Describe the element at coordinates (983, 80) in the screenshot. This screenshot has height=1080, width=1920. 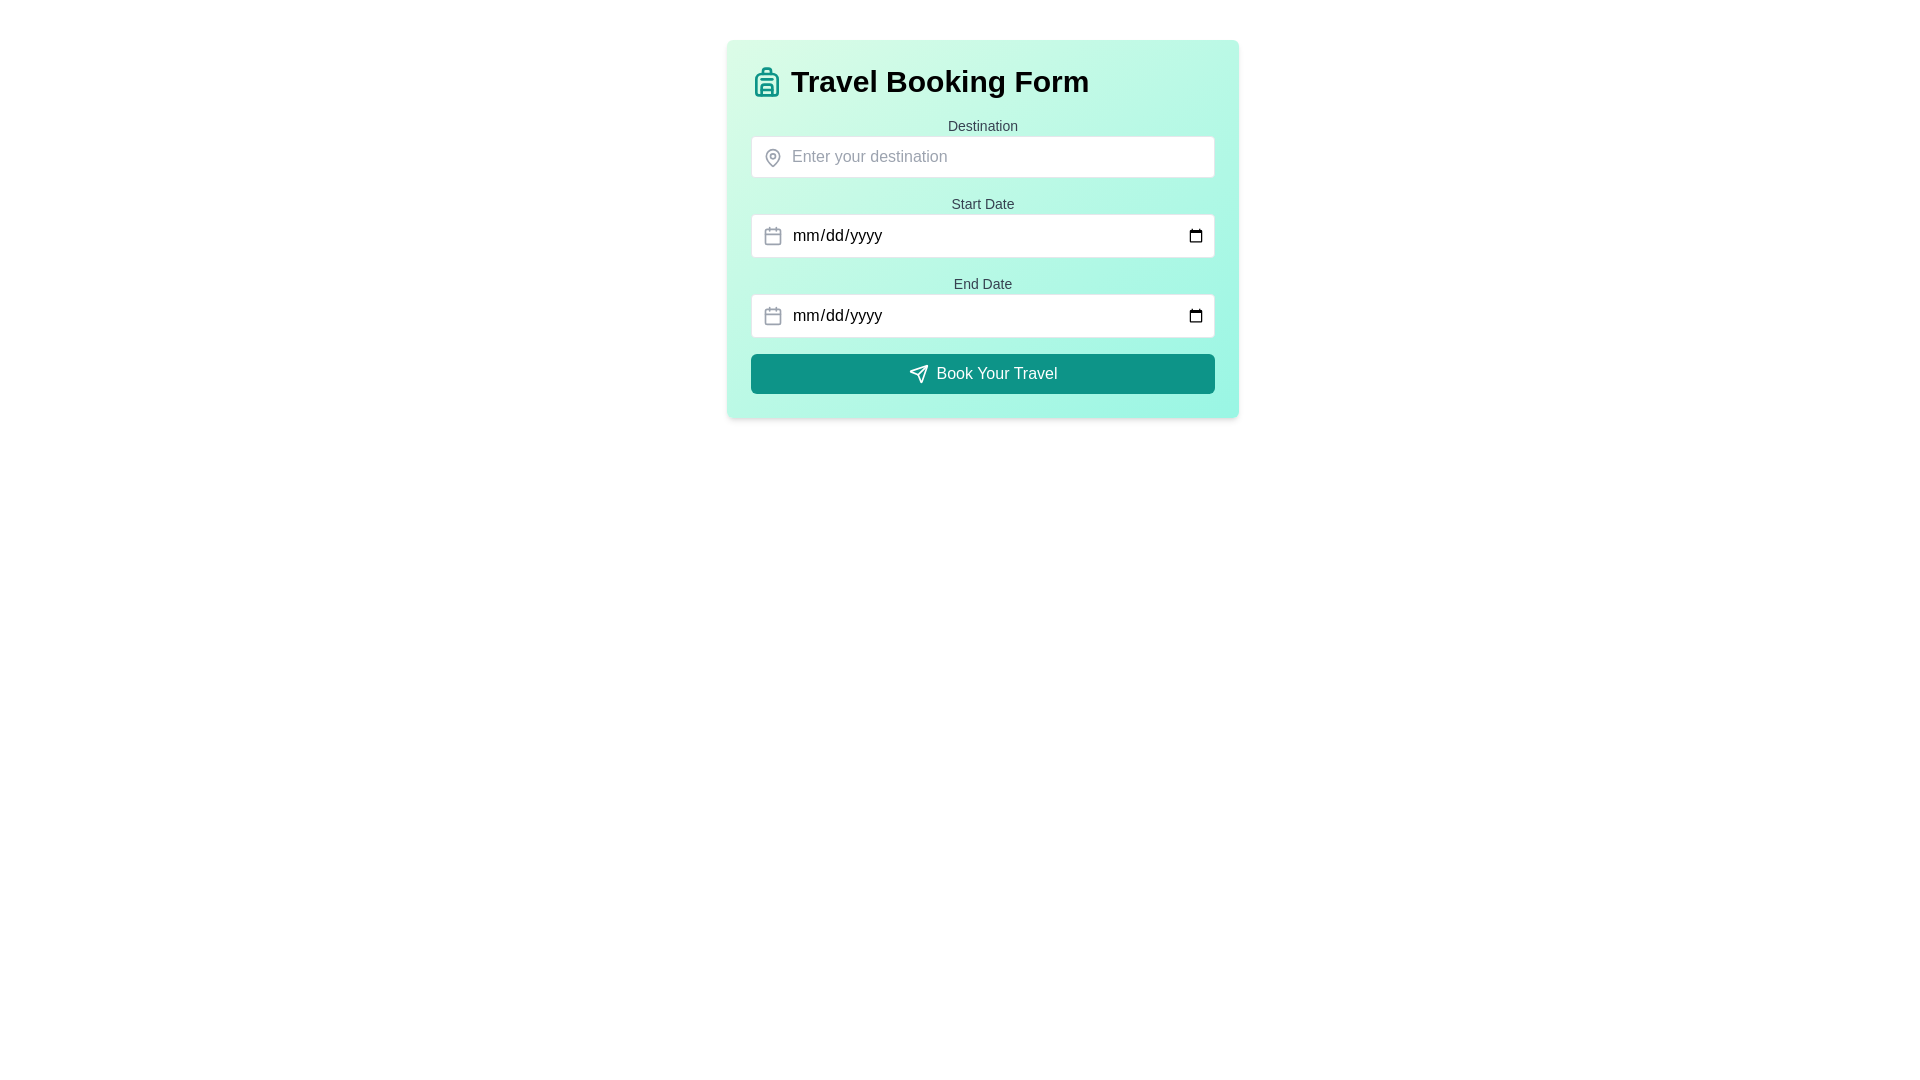
I see `header text 'Travel Booking Form' located at the top of the form interface, which features a prominent title and a backpack icon to the left` at that location.